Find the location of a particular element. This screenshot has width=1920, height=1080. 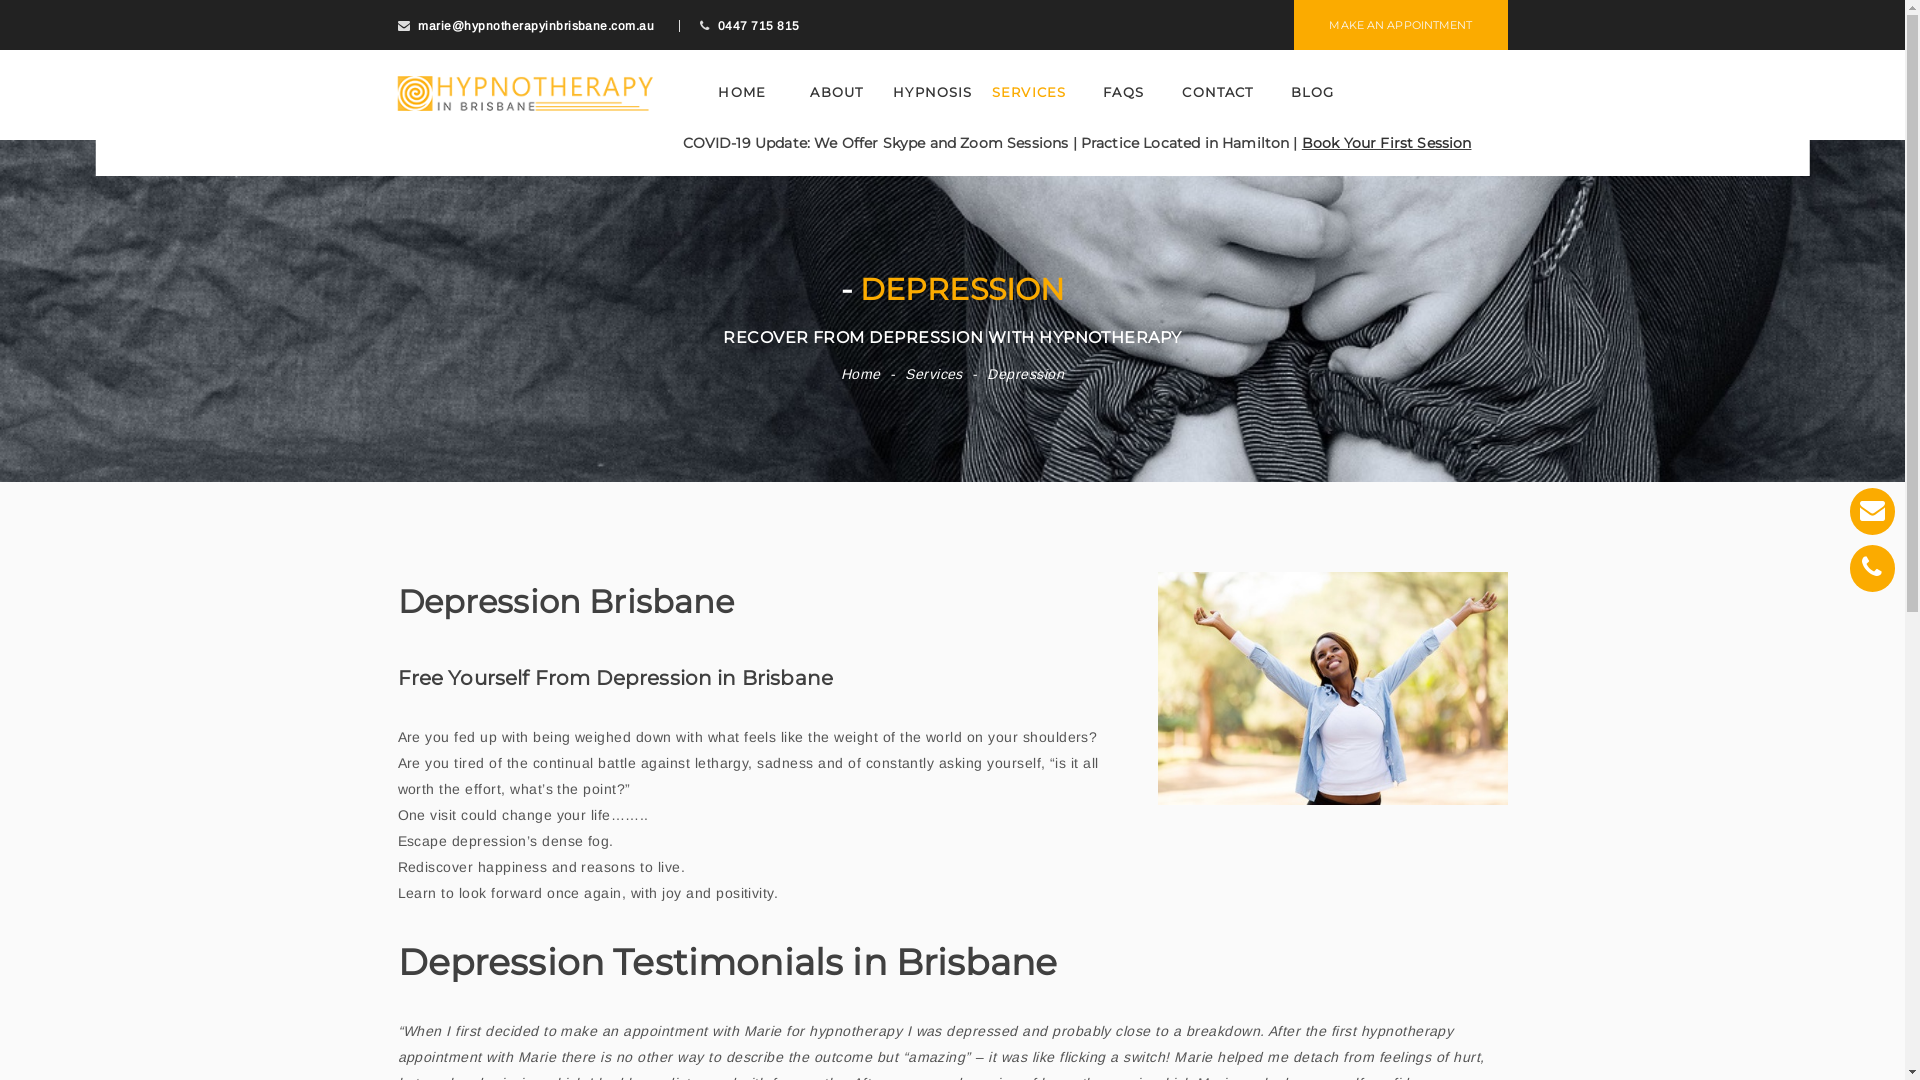

'0447 715 815' is located at coordinates (718, 26).